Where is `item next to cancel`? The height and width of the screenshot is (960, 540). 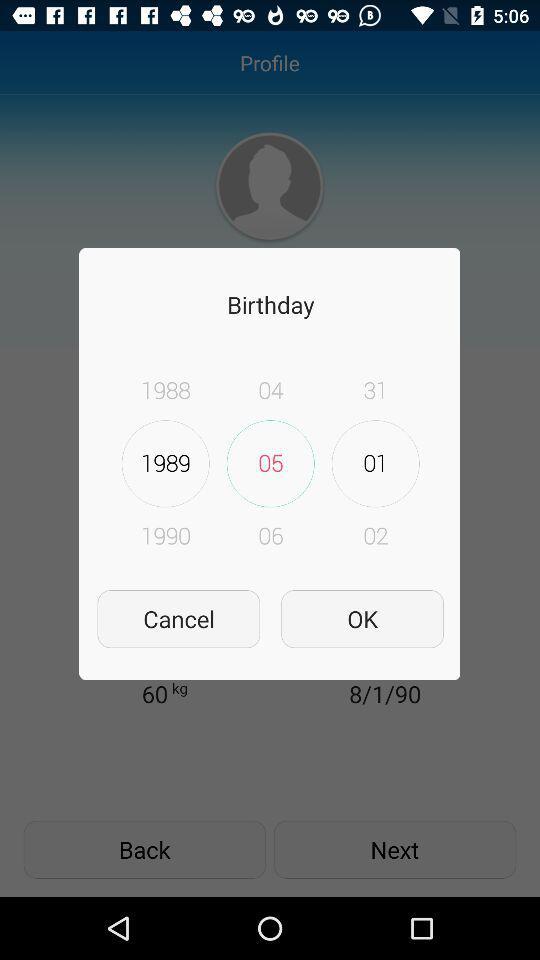 item next to cancel is located at coordinates (361, 618).